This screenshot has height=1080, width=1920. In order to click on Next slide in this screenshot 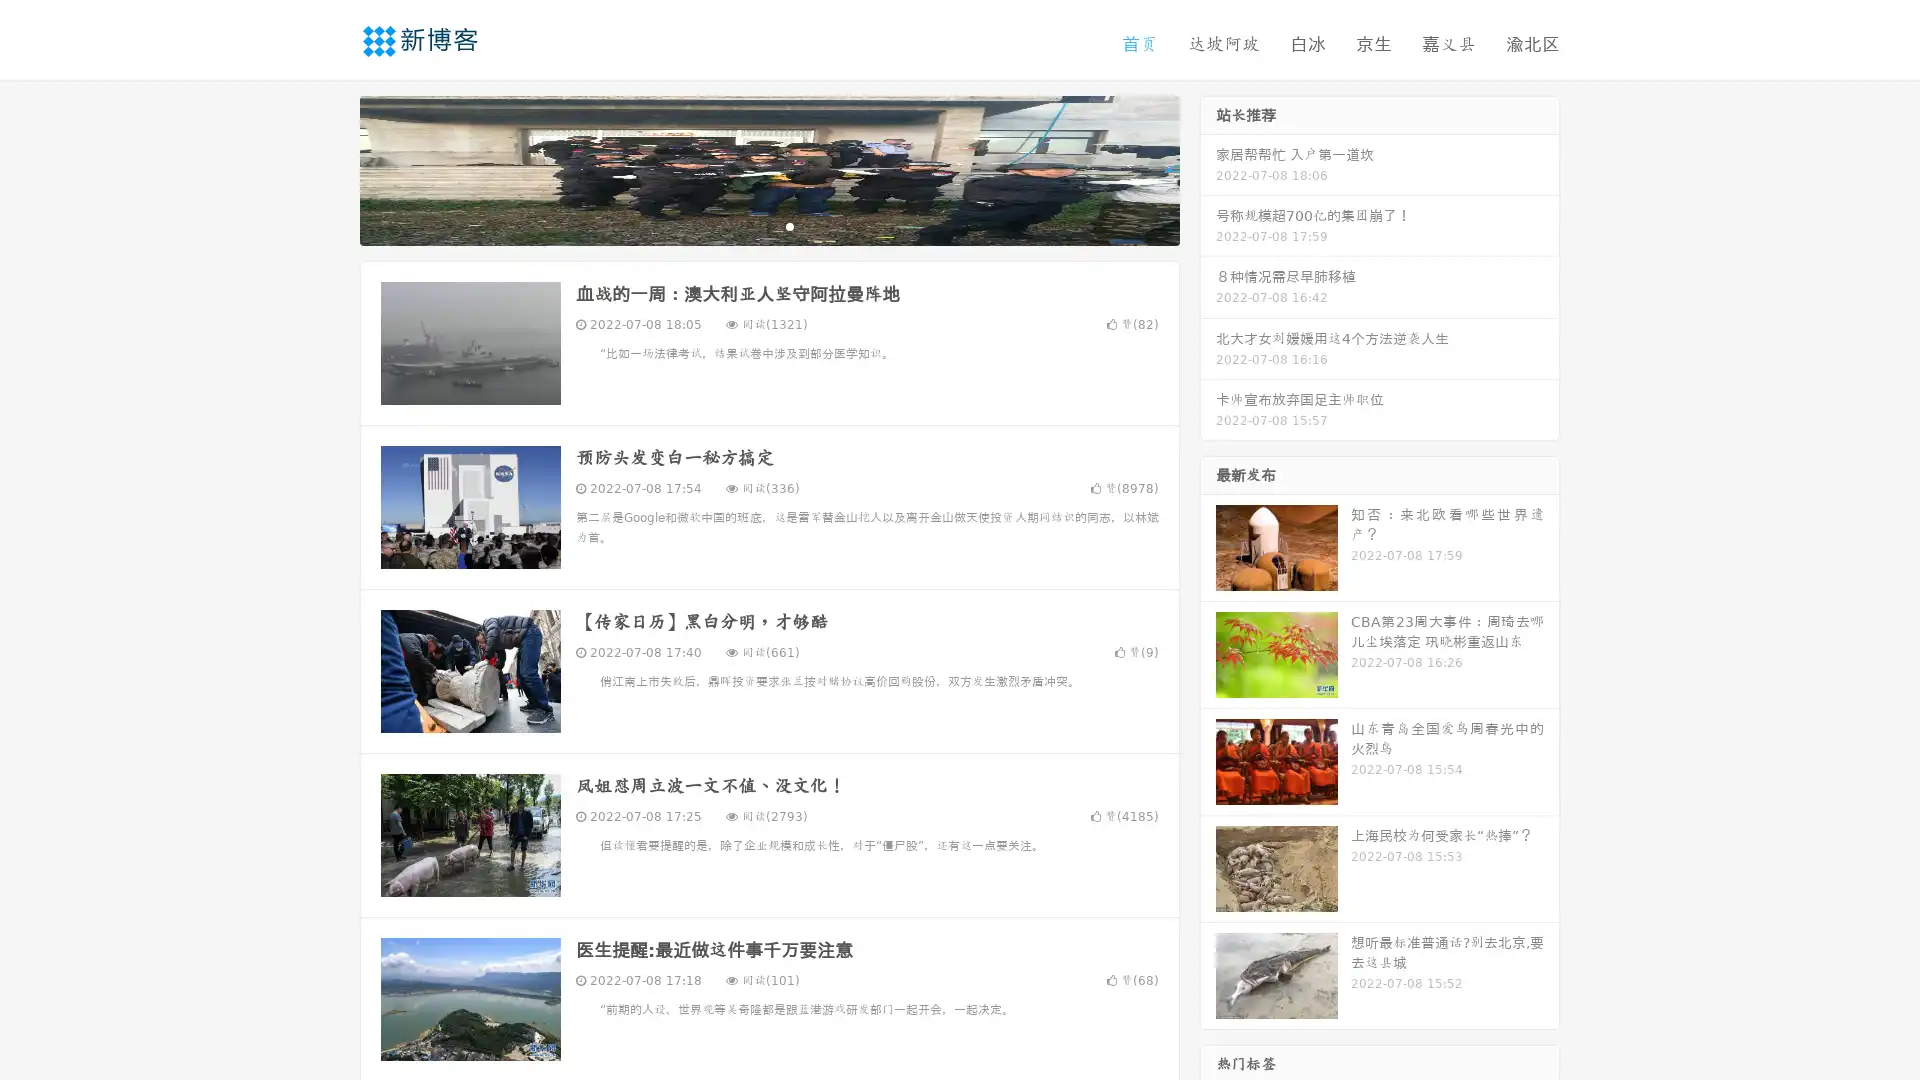, I will do `click(1208, 168)`.